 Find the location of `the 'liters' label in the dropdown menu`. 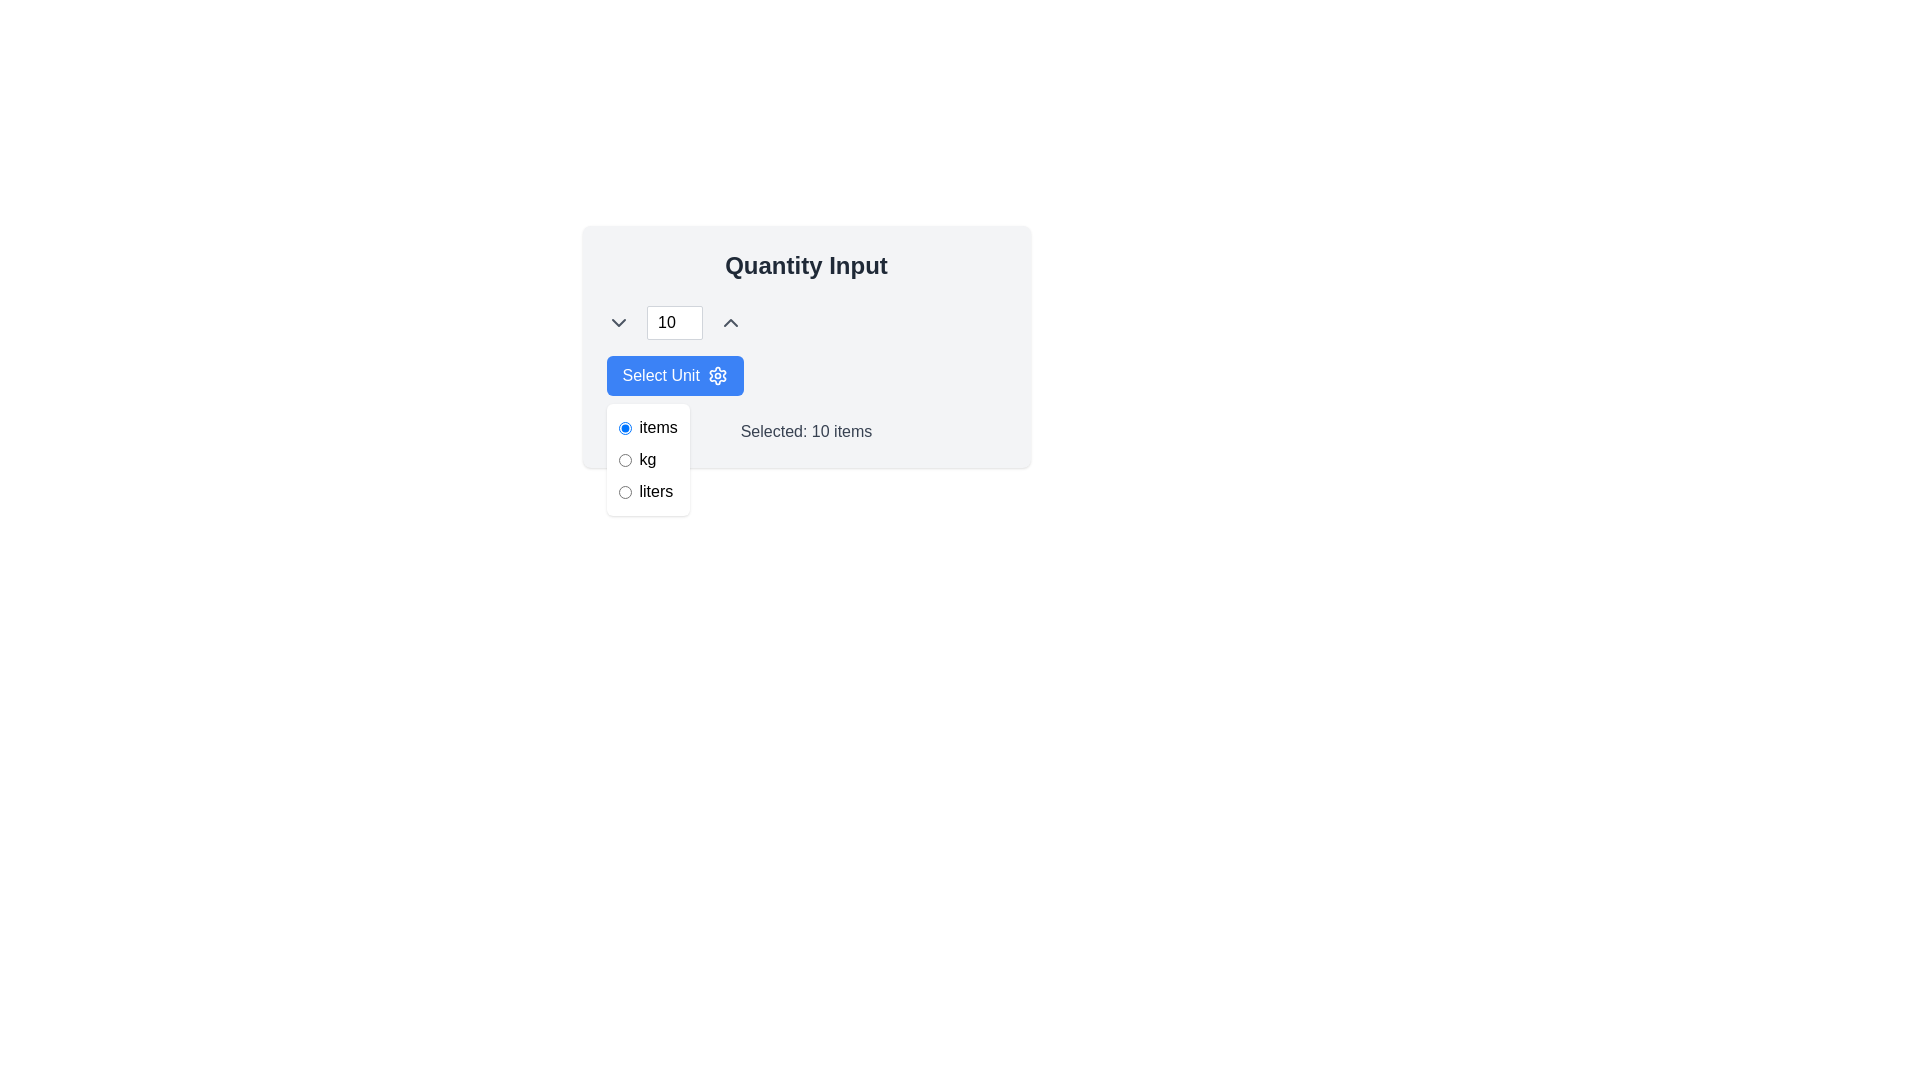

the 'liters' label in the dropdown menu is located at coordinates (656, 492).